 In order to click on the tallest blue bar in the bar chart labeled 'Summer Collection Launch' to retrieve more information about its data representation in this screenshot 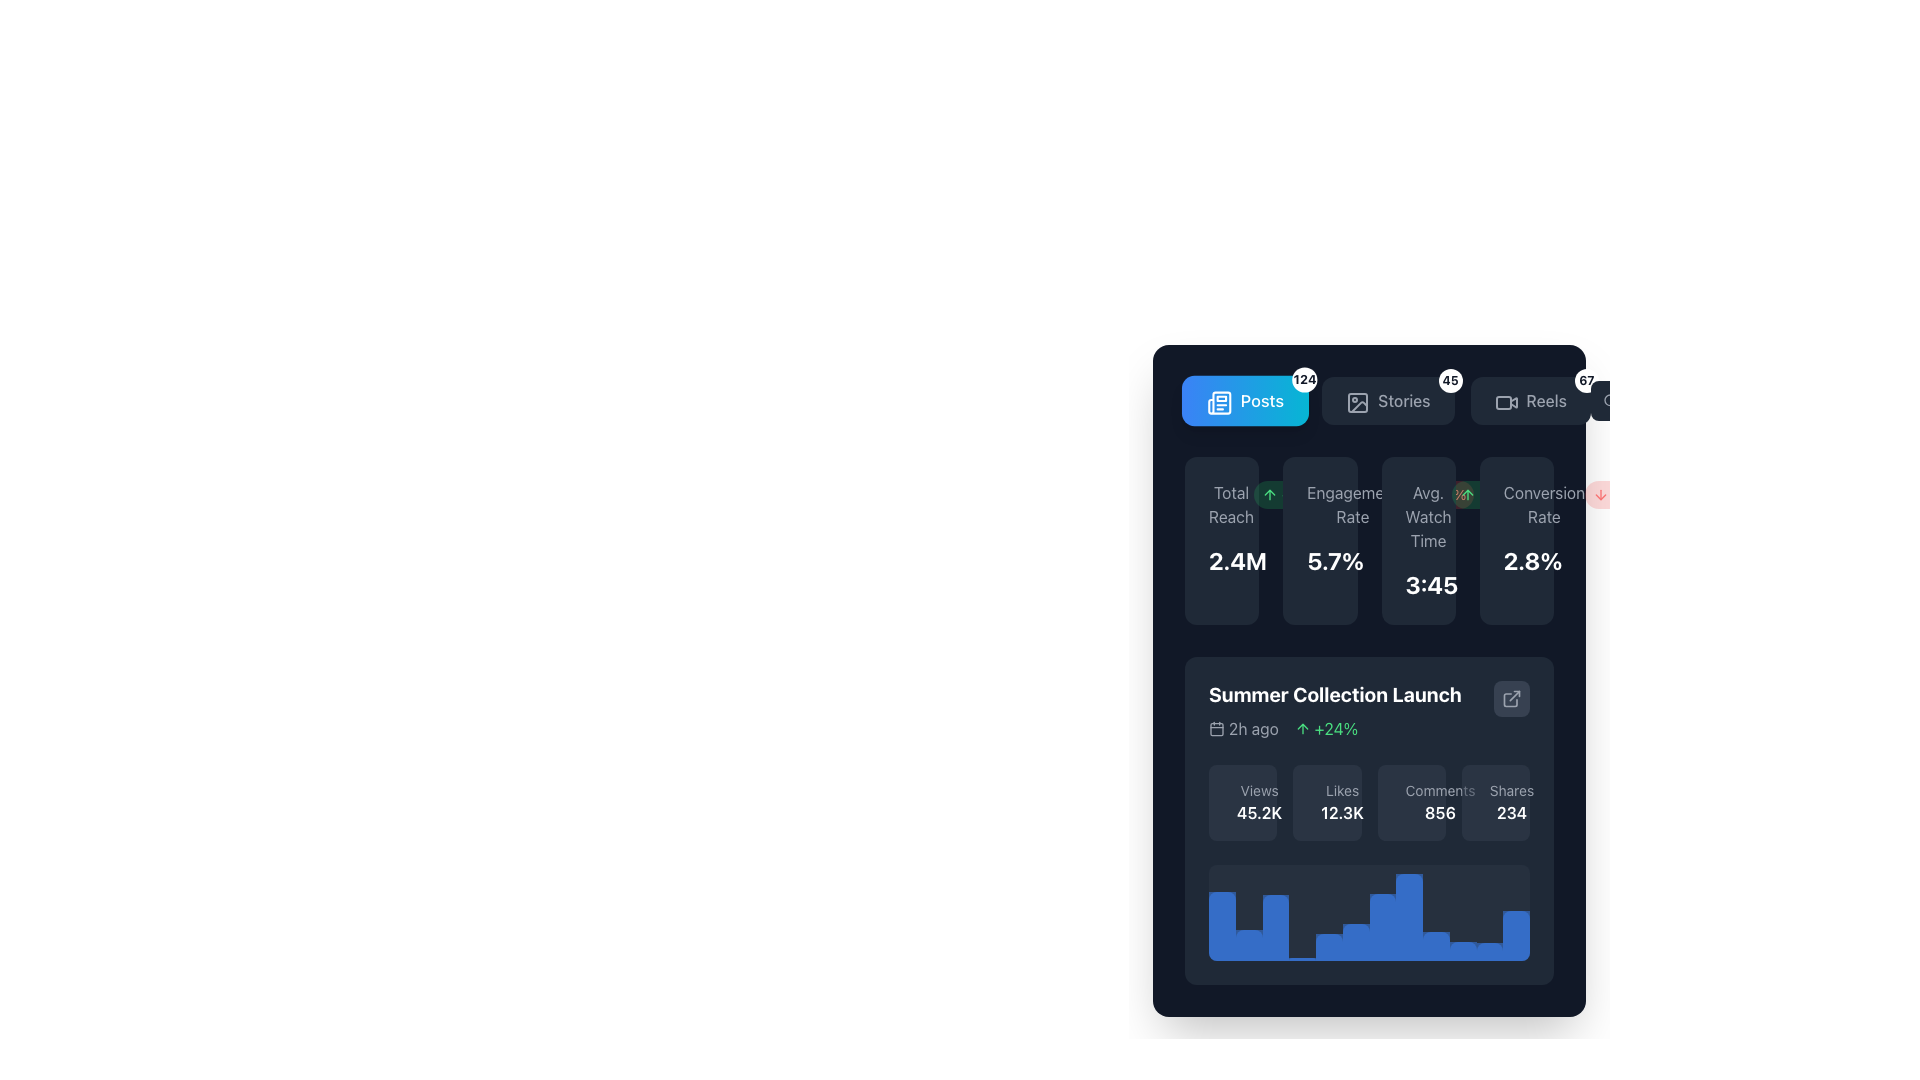, I will do `click(1408, 917)`.